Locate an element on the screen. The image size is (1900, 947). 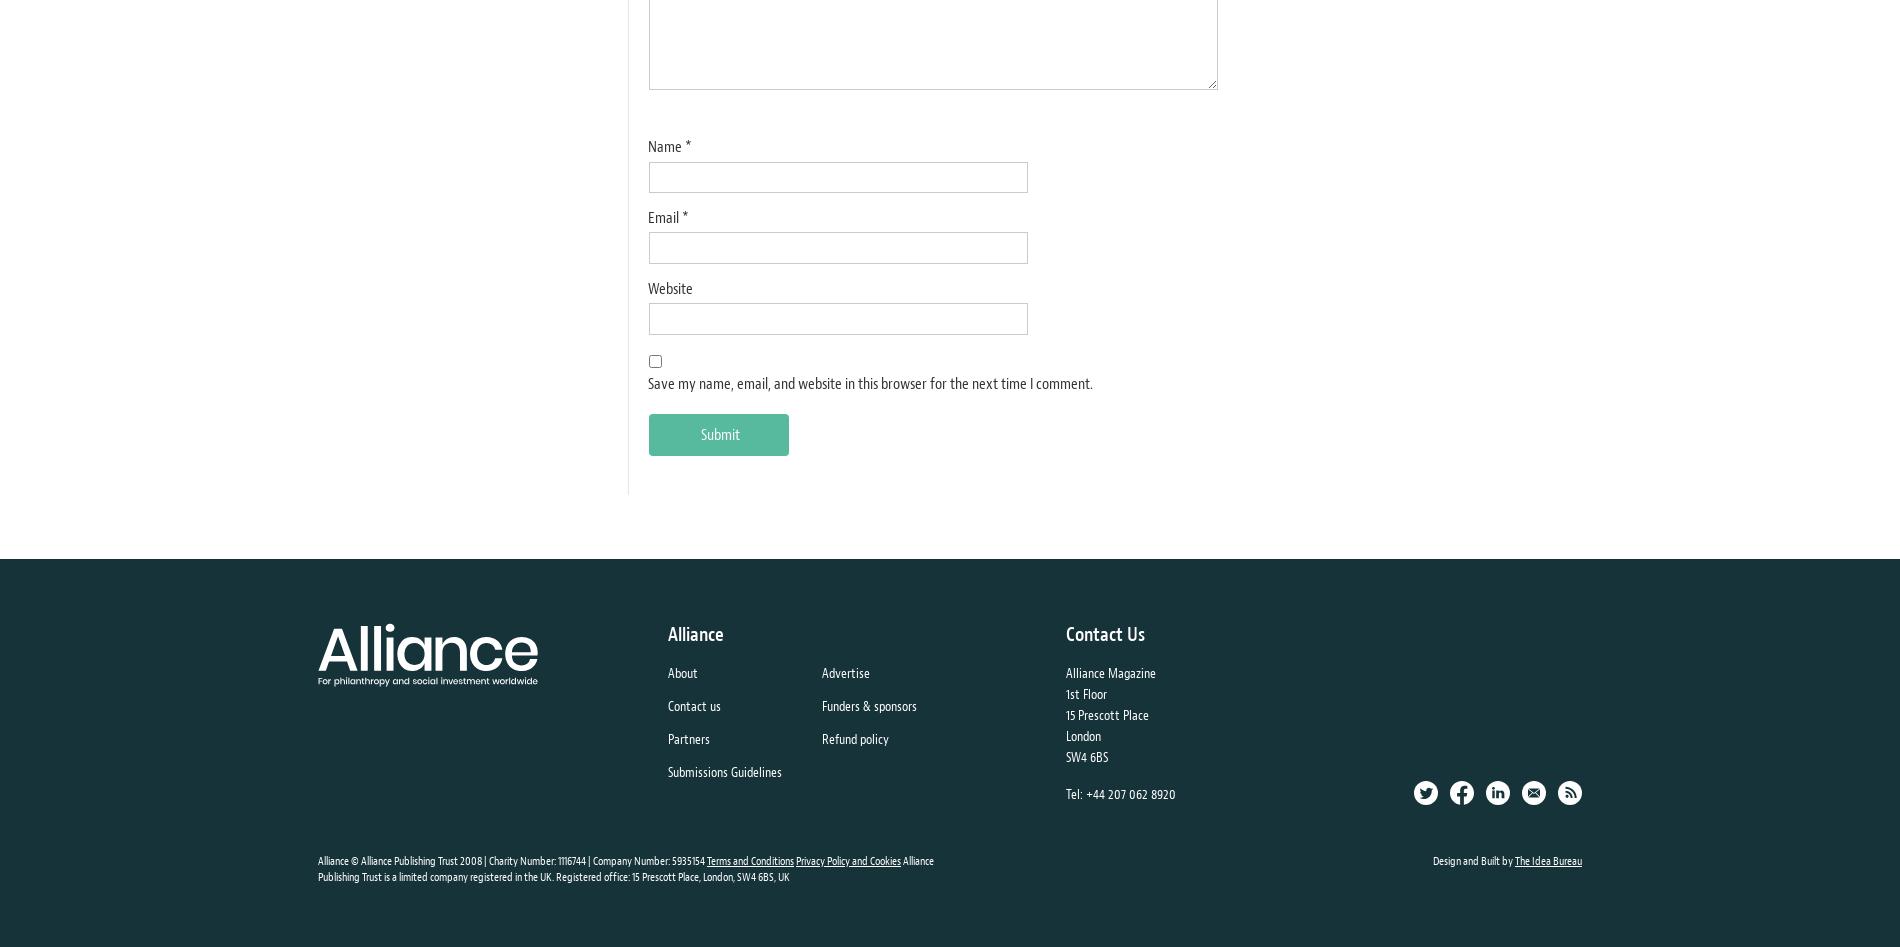
'SW4 6BS' is located at coordinates (1086, 755).